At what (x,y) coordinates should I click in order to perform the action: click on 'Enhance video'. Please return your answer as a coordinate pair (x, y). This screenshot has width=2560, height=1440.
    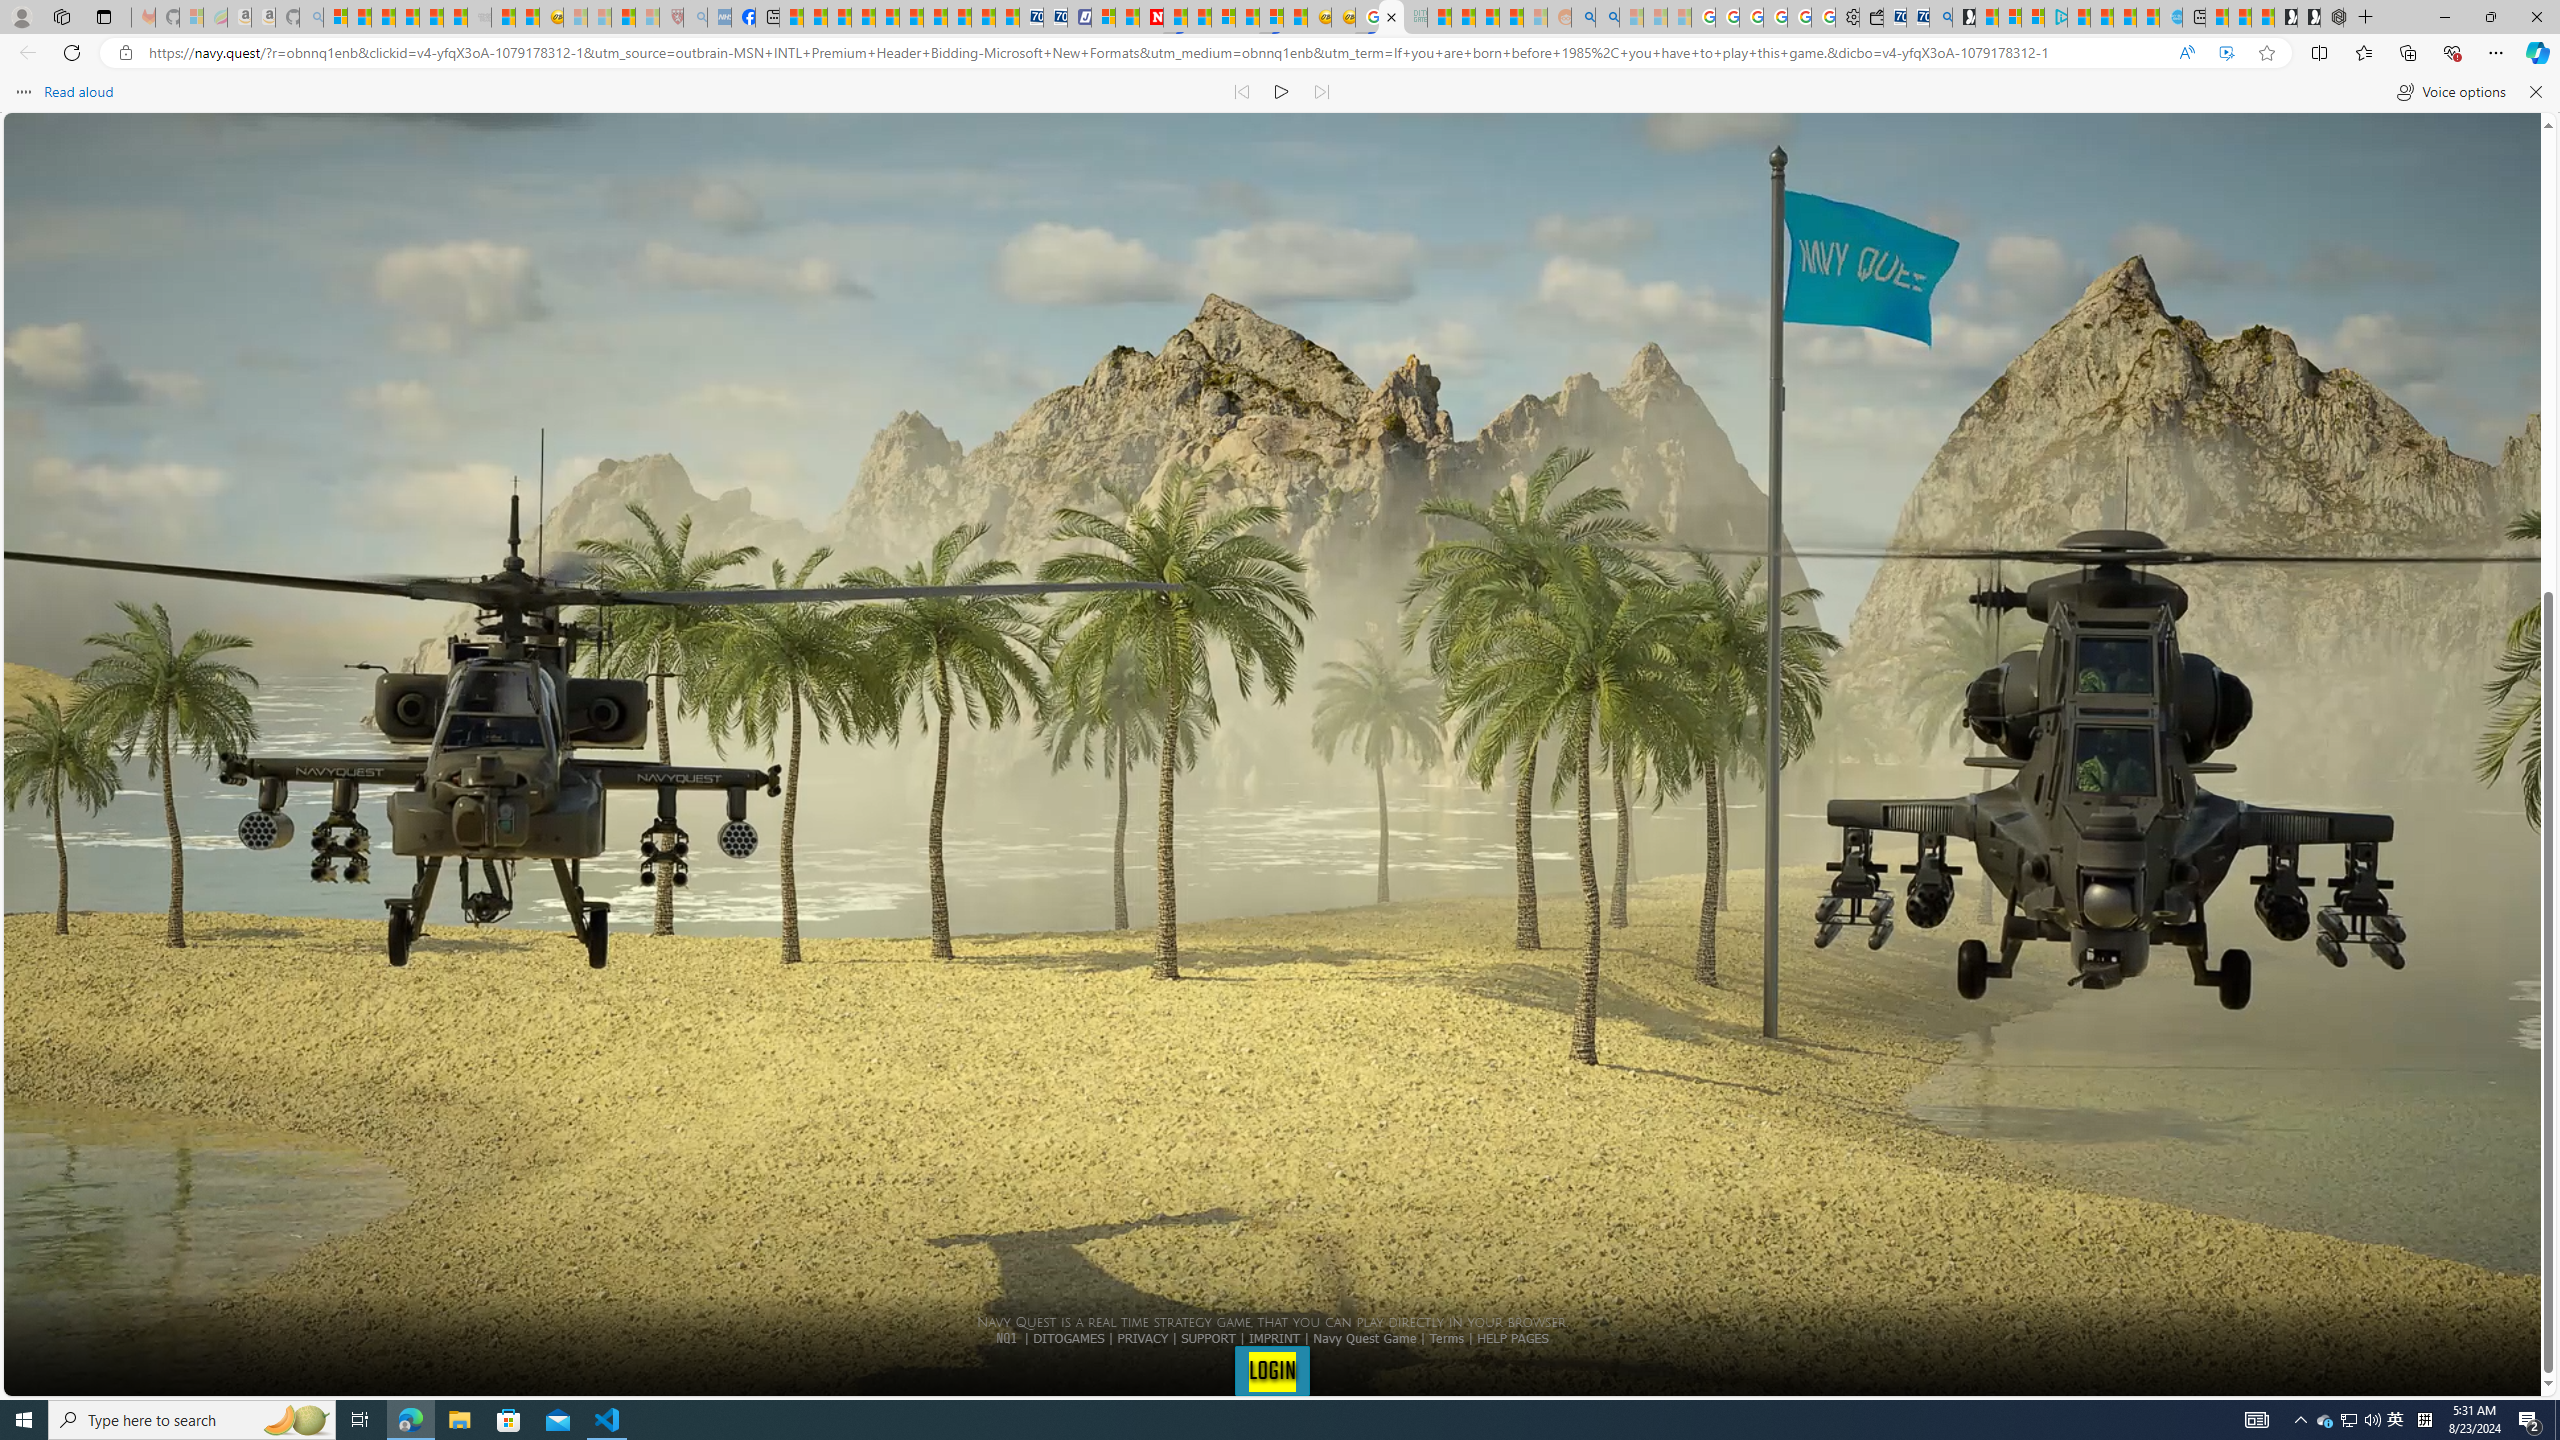
    Looking at the image, I should click on (2226, 53).